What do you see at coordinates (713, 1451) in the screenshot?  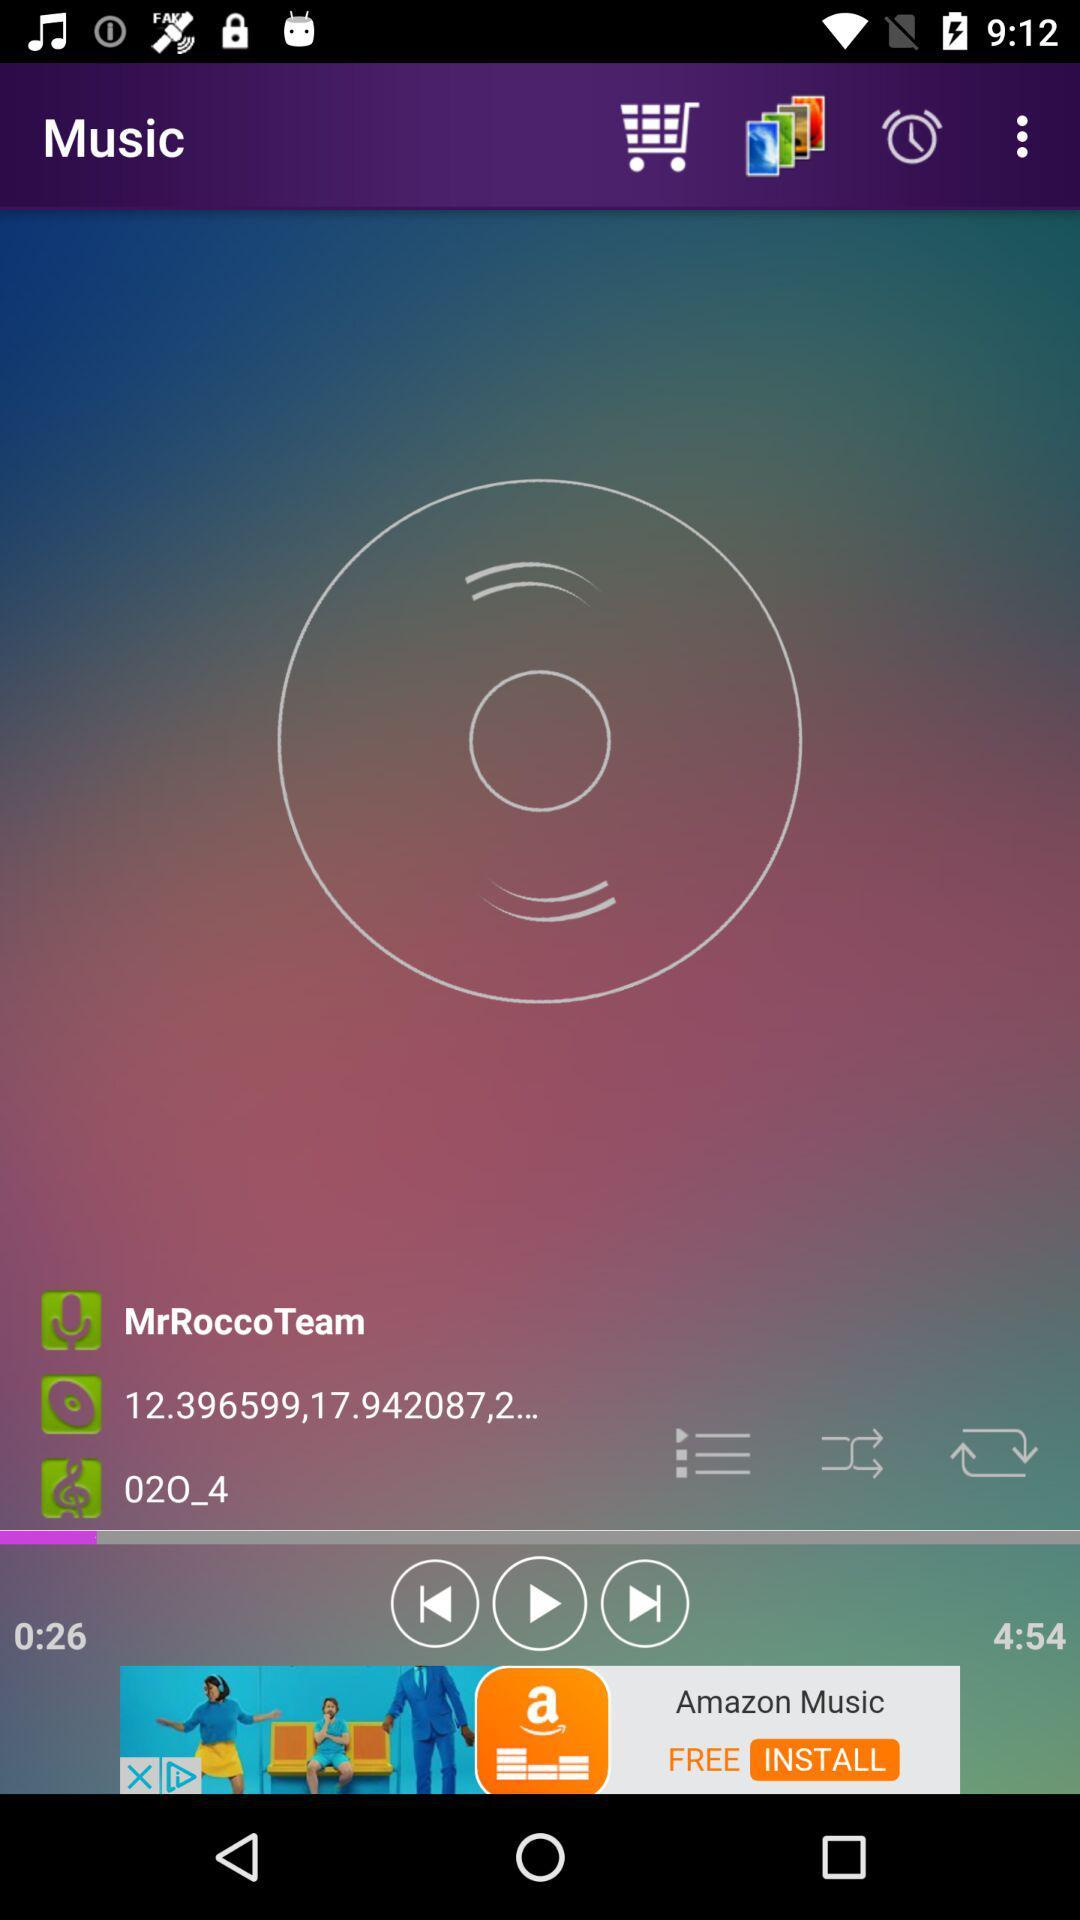 I see `advertisement` at bounding box center [713, 1451].